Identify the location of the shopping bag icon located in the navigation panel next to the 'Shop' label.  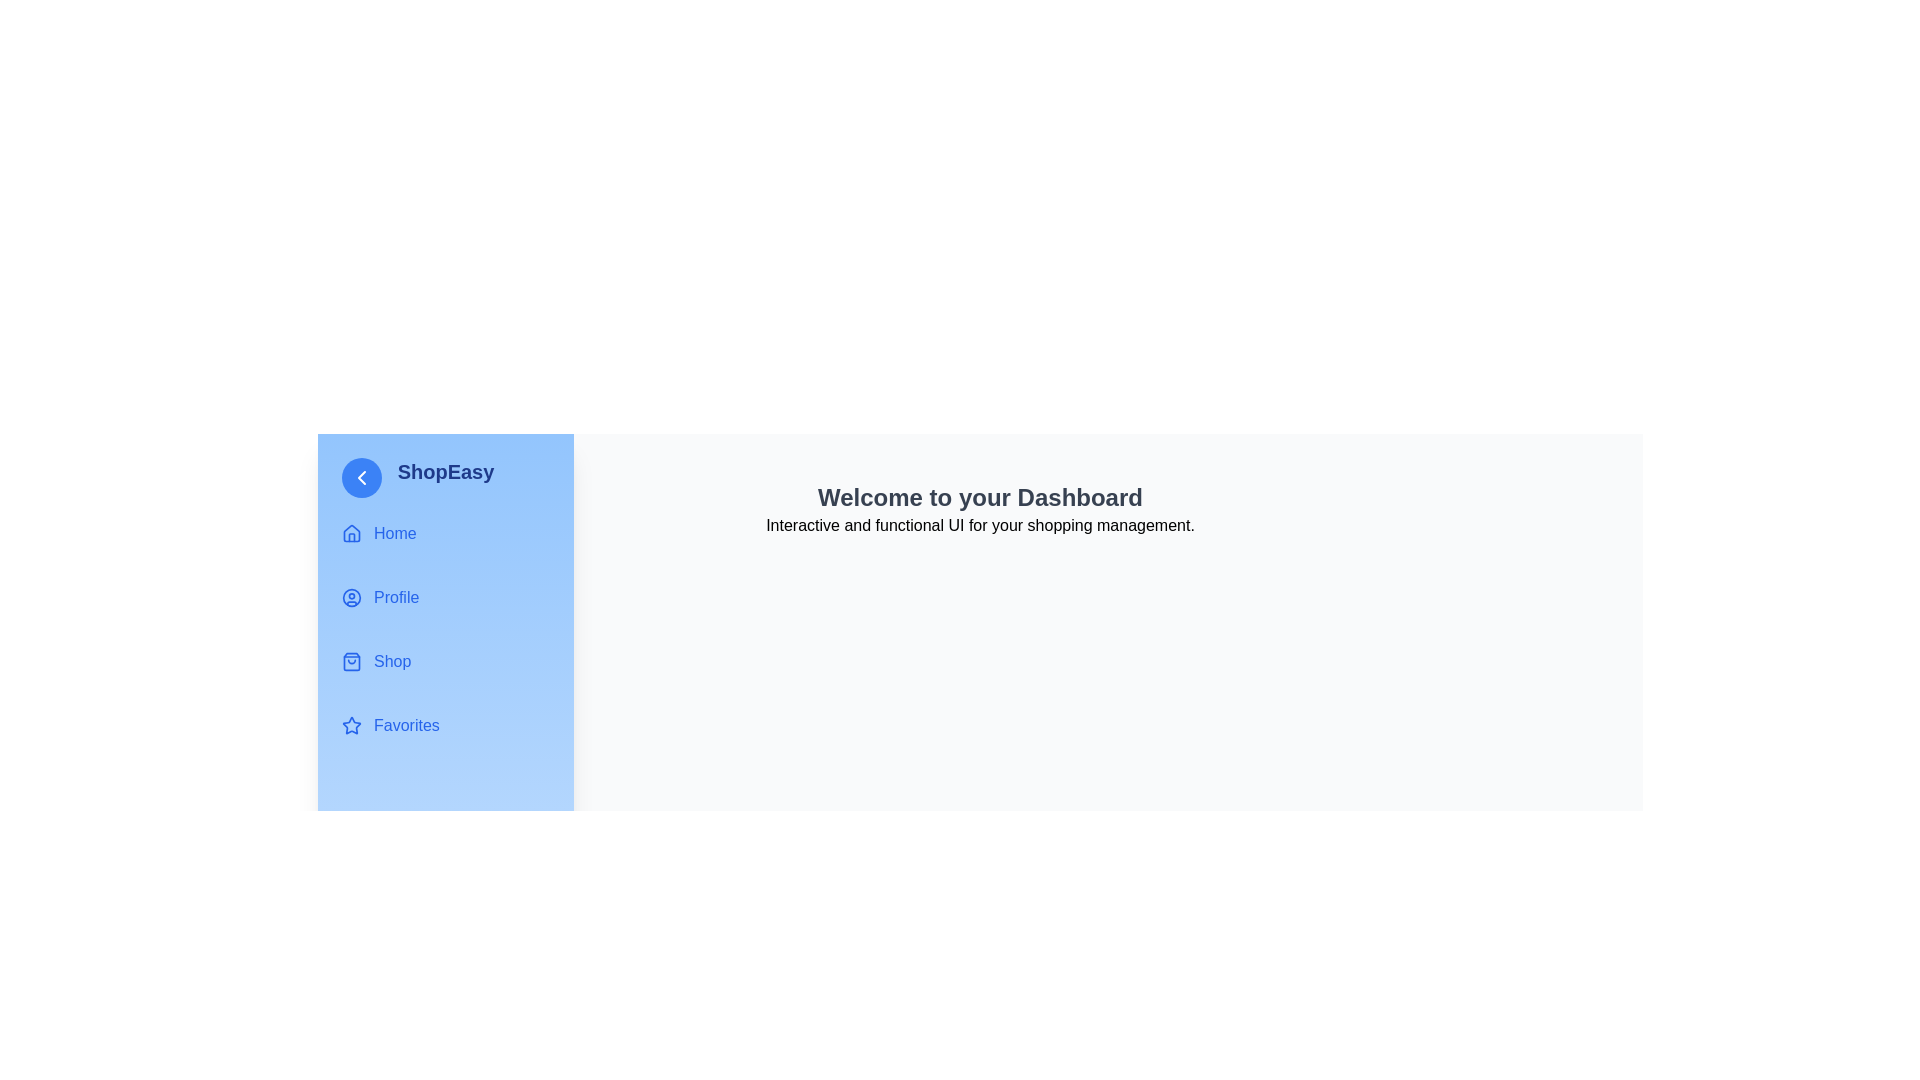
(351, 662).